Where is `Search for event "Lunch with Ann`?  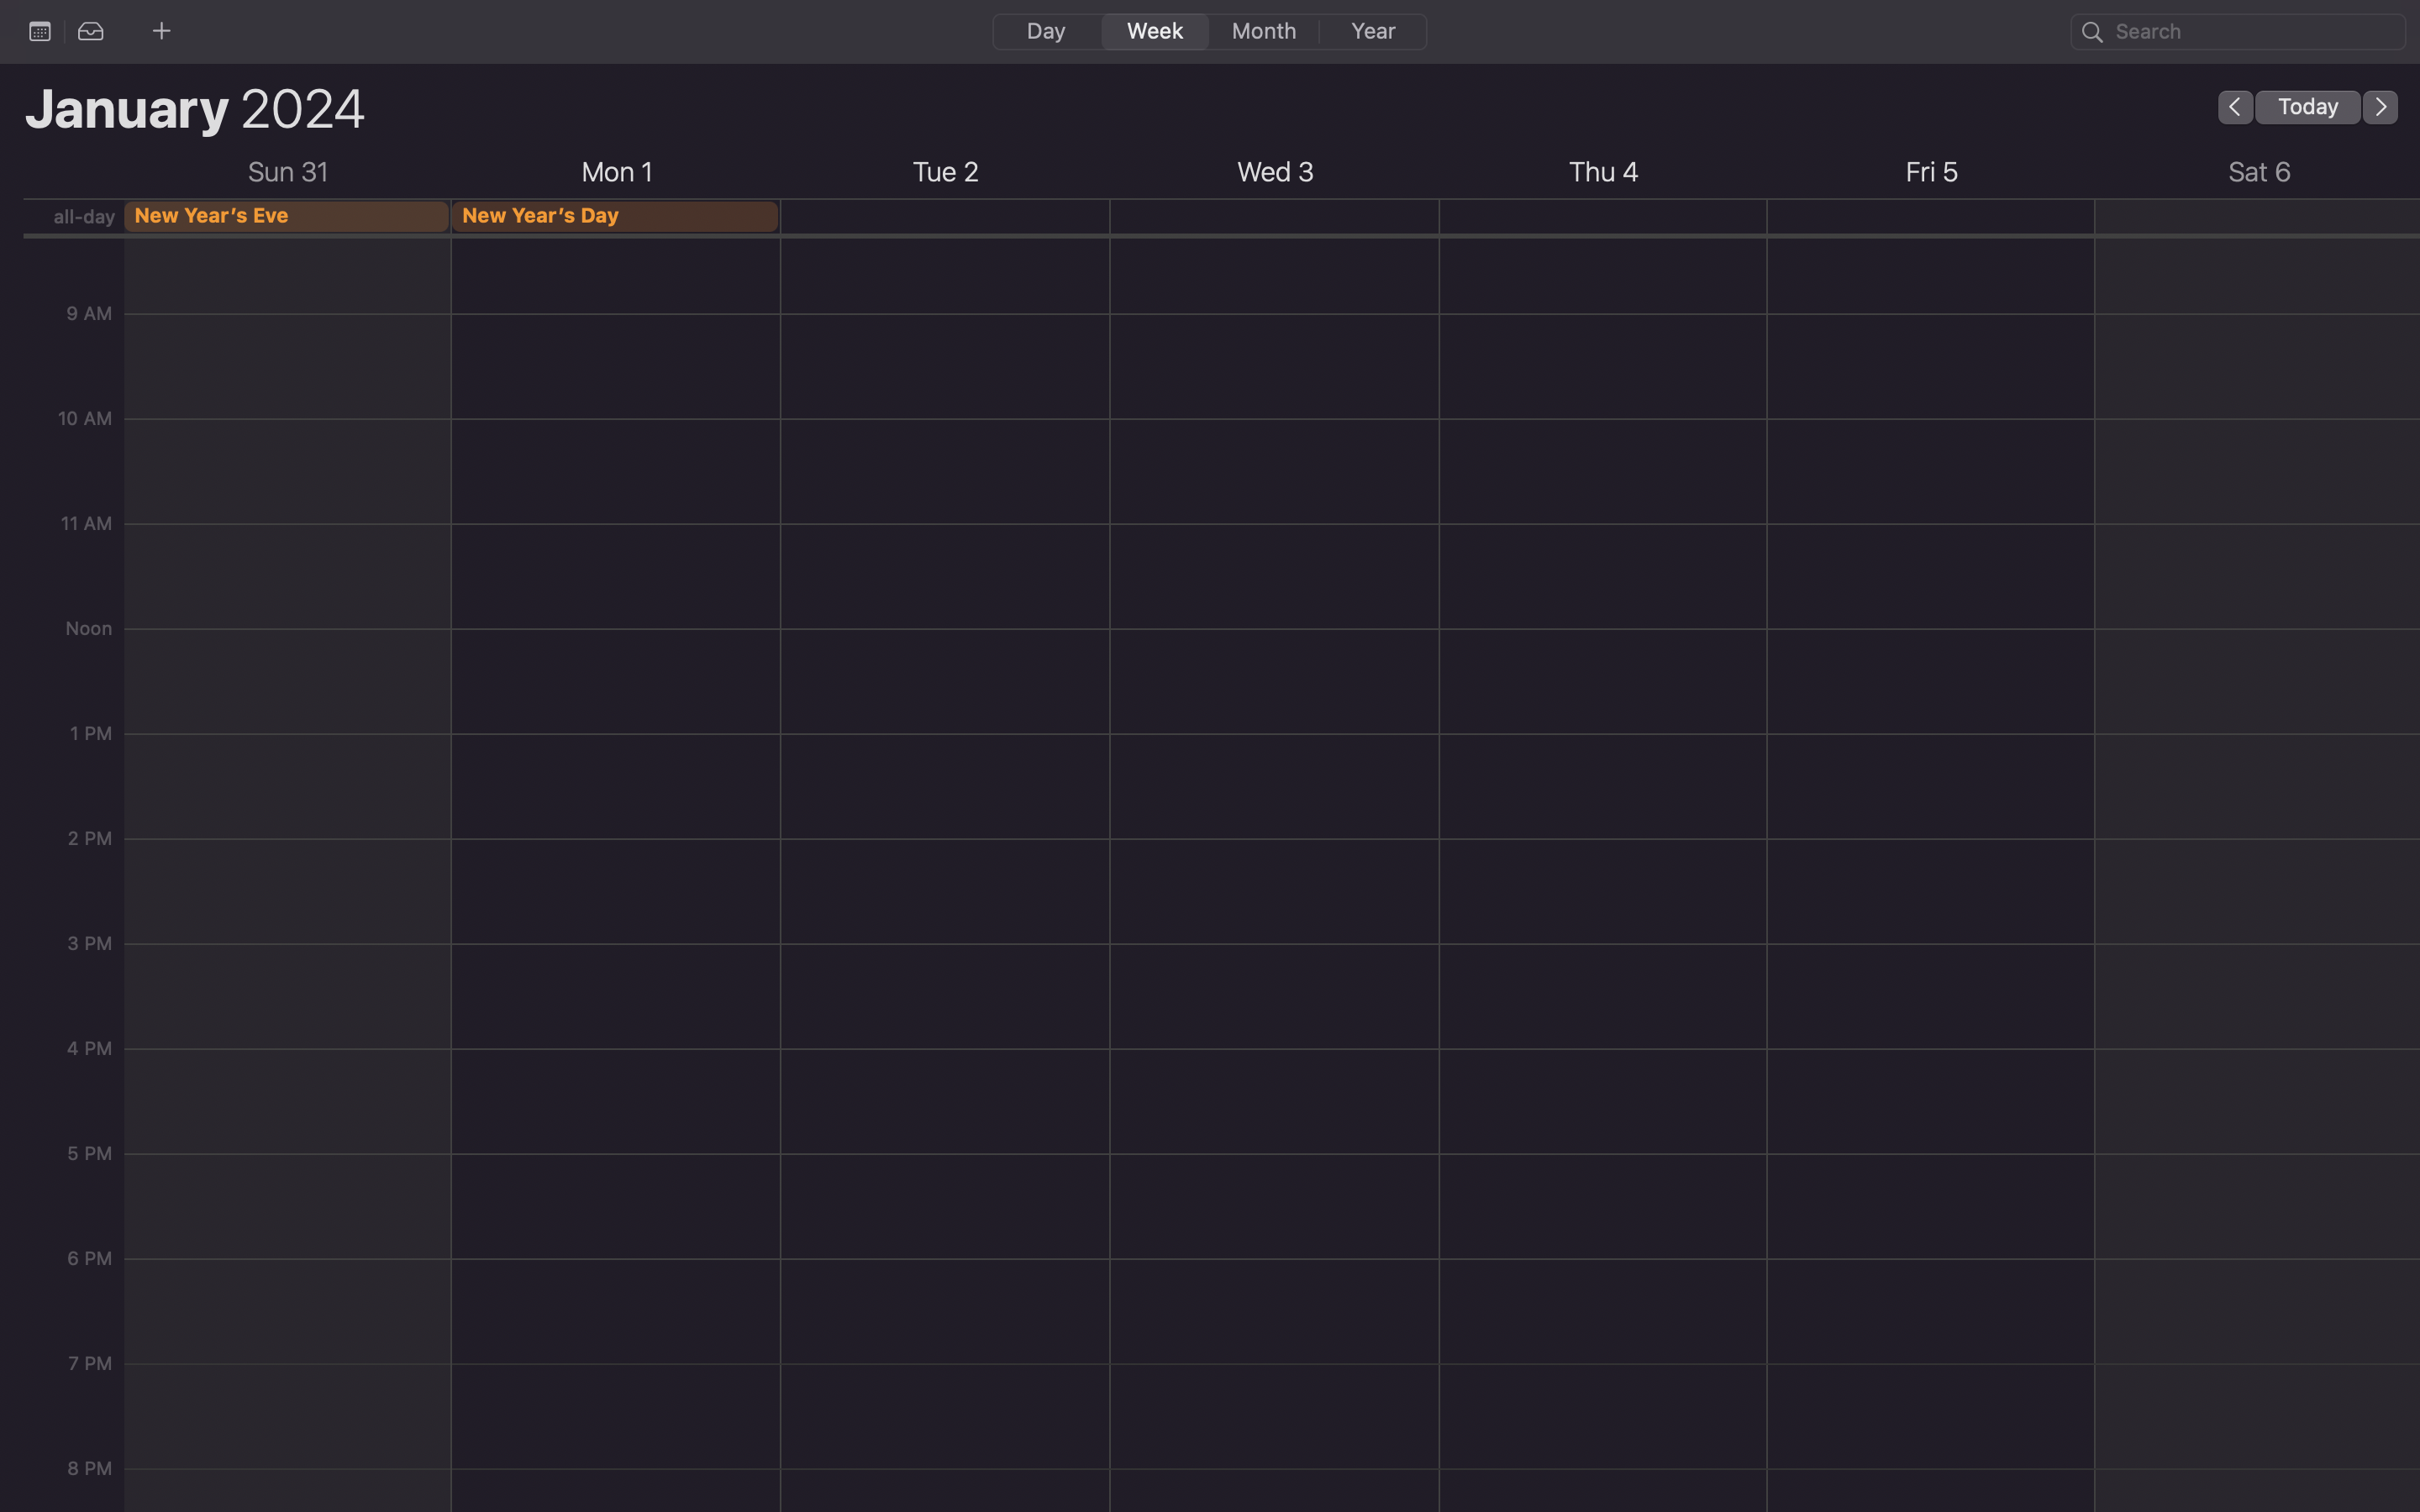 Search for event "Lunch with Ann is located at coordinates (2238, 30).